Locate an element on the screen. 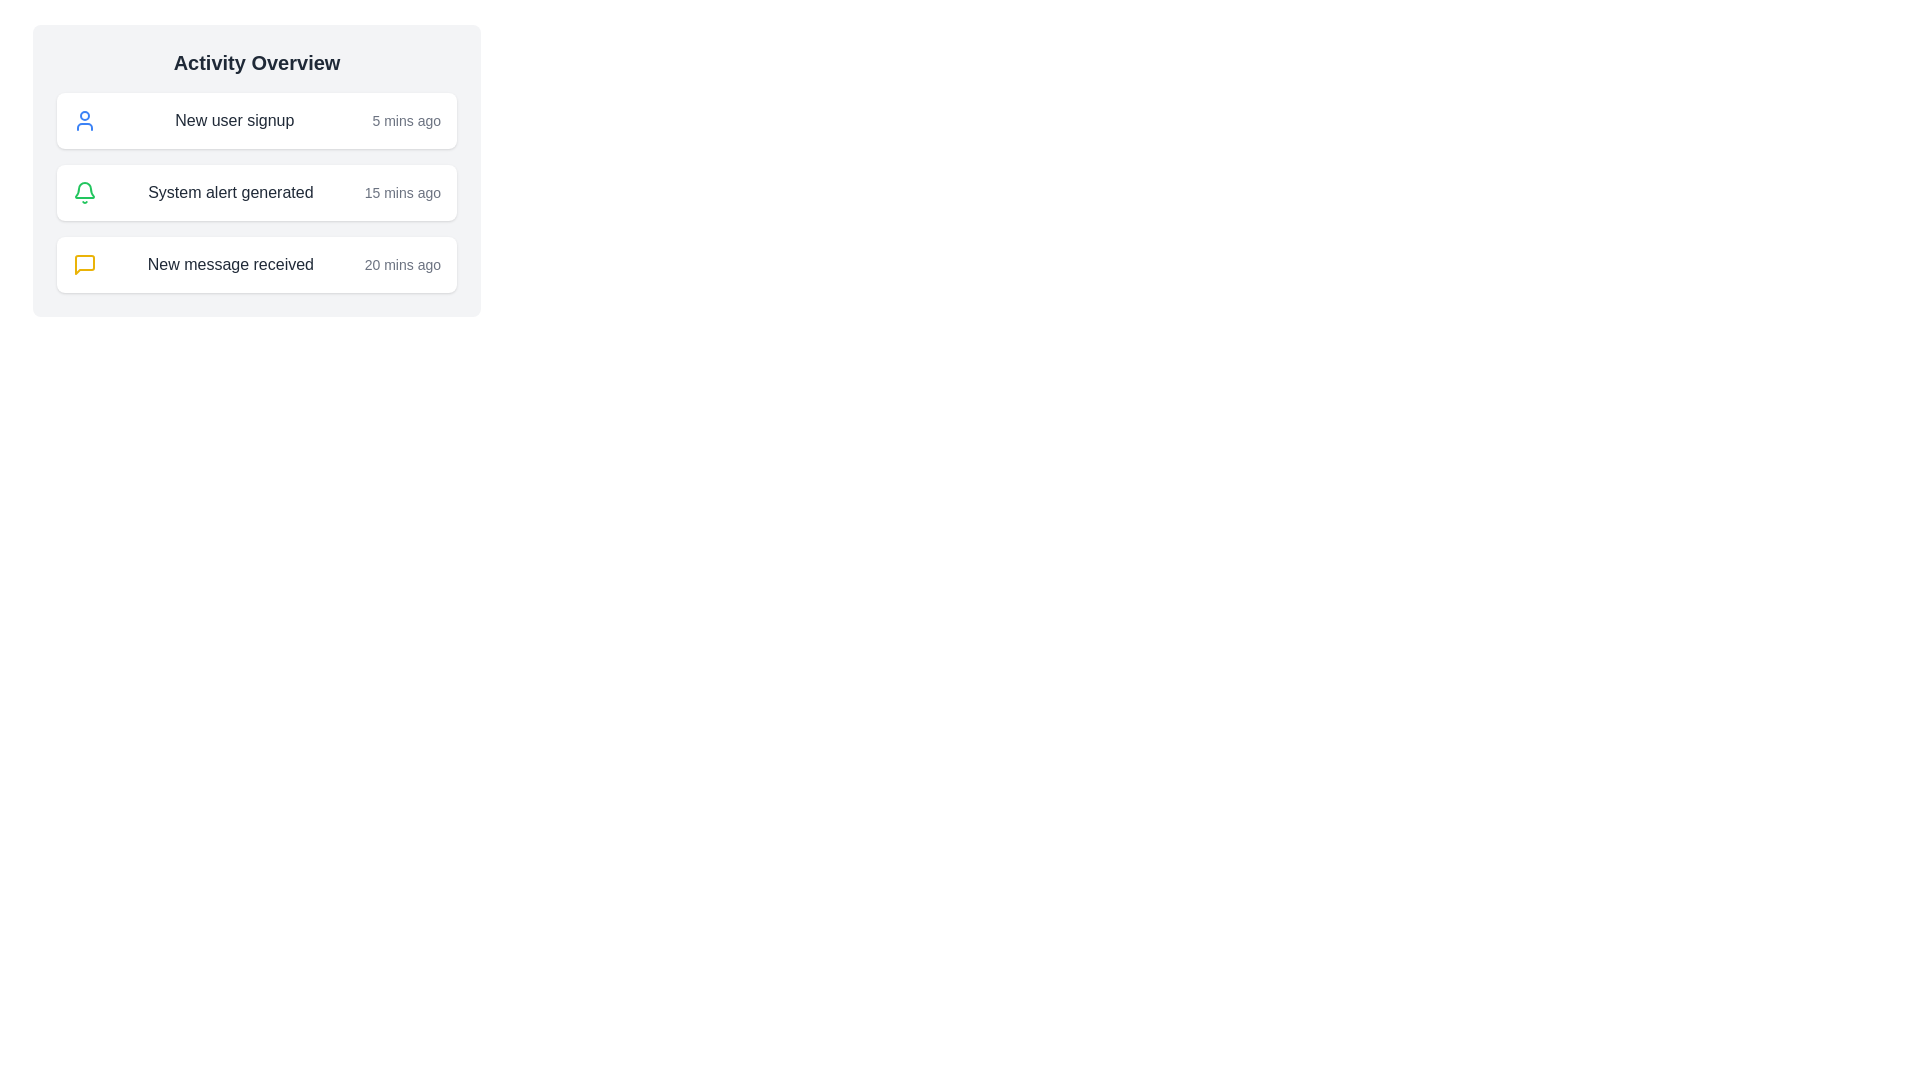 This screenshot has height=1080, width=1920. the messaging notification icon located to the left of the text 'New message received' is located at coordinates (84, 264).